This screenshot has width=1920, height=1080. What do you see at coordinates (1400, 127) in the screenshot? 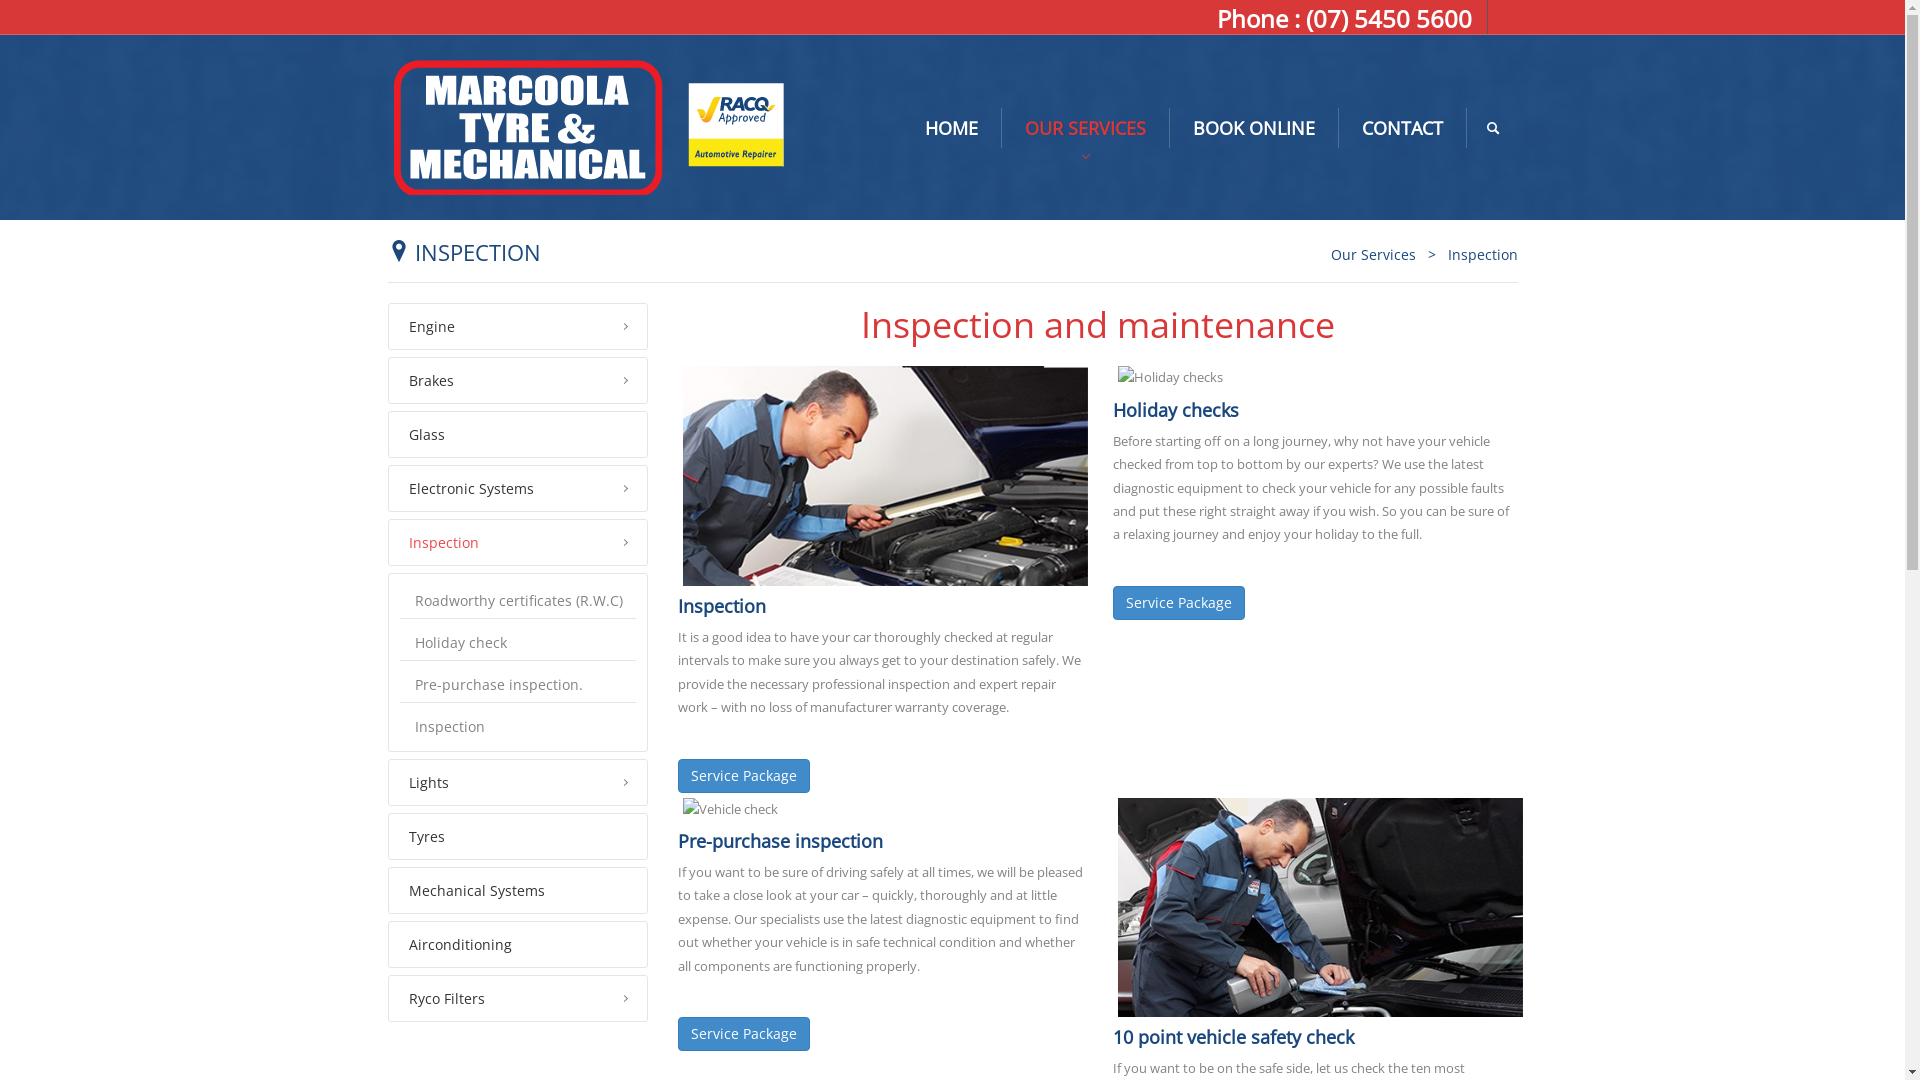
I see `'CONTACT'` at bounding box center [1400, 127].